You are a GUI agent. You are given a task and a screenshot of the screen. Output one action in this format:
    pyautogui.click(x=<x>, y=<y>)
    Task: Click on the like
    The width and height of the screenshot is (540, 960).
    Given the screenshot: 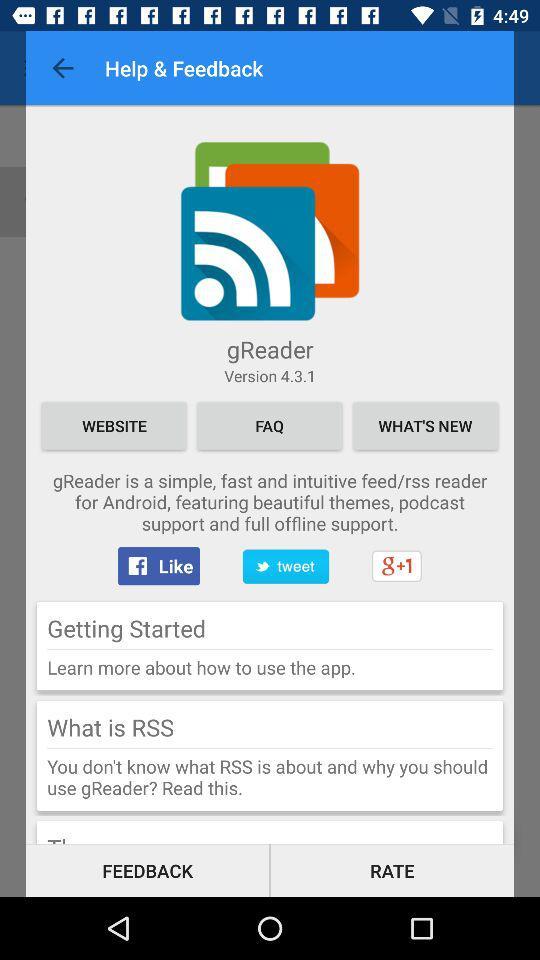 What is the action you would take?
    pyautogui.click(x=157, y=566)
    